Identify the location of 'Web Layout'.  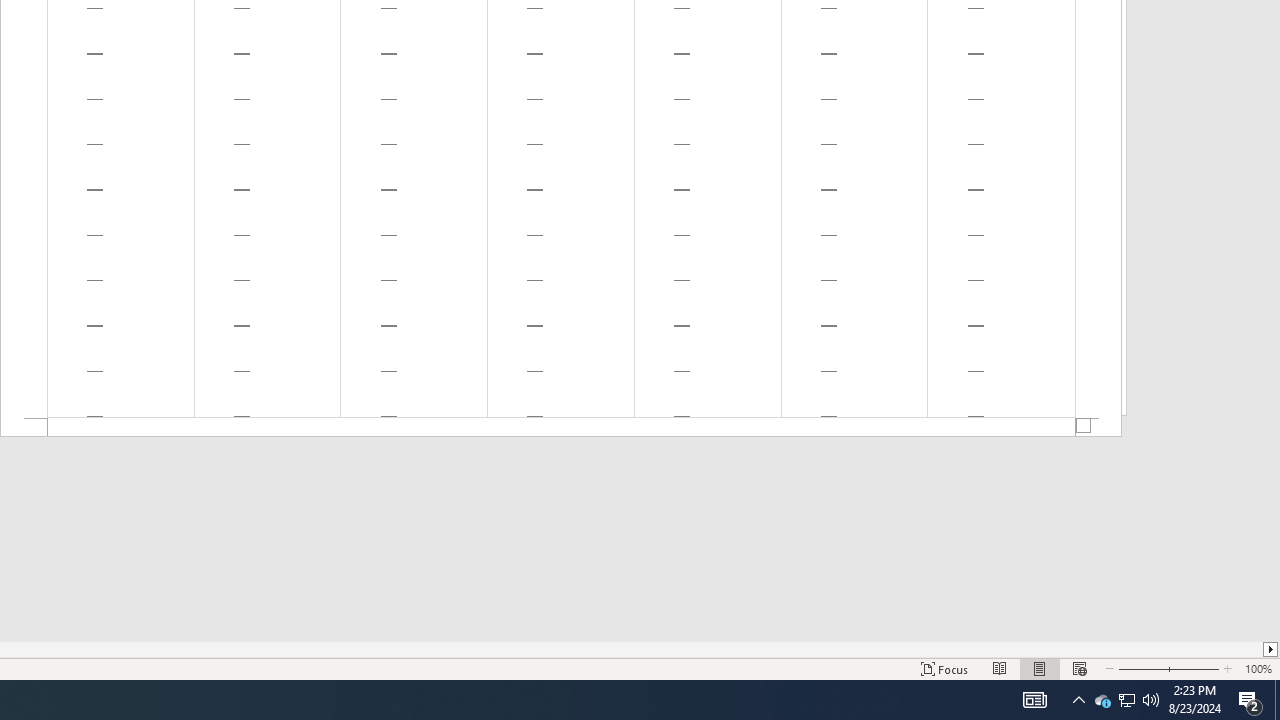
(1078, 669).